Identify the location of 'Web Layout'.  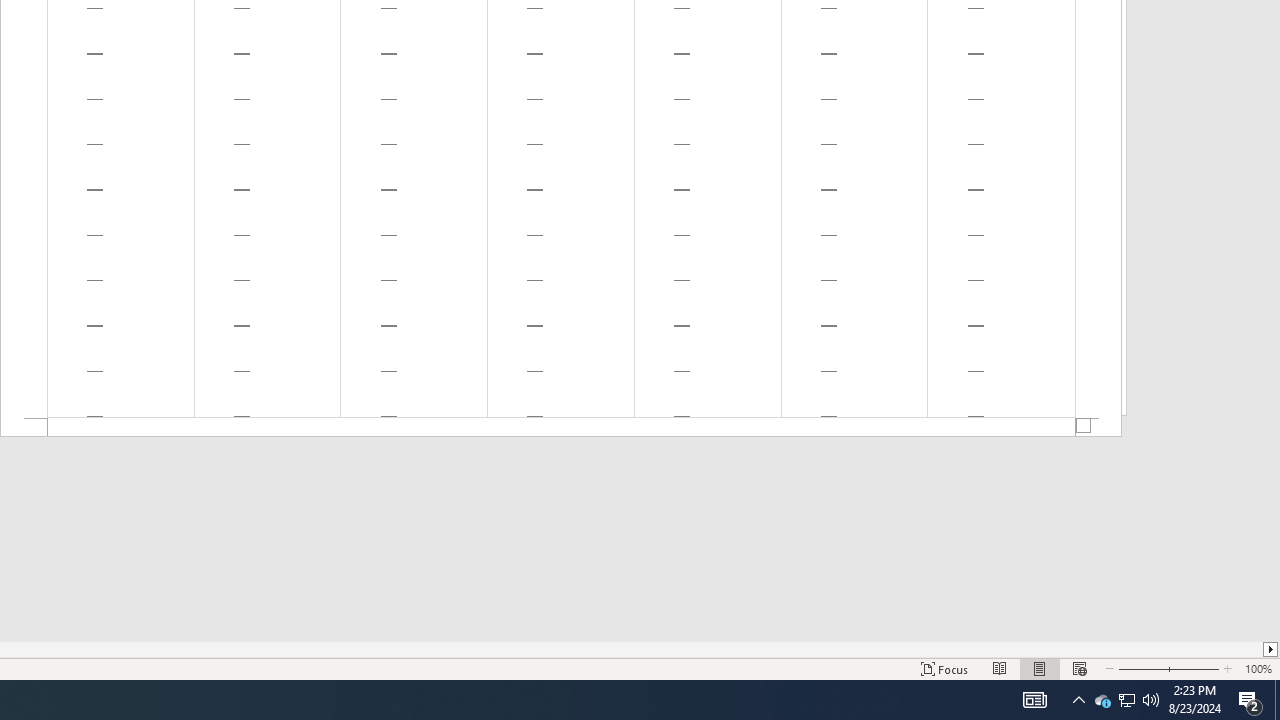
(1078, 669).